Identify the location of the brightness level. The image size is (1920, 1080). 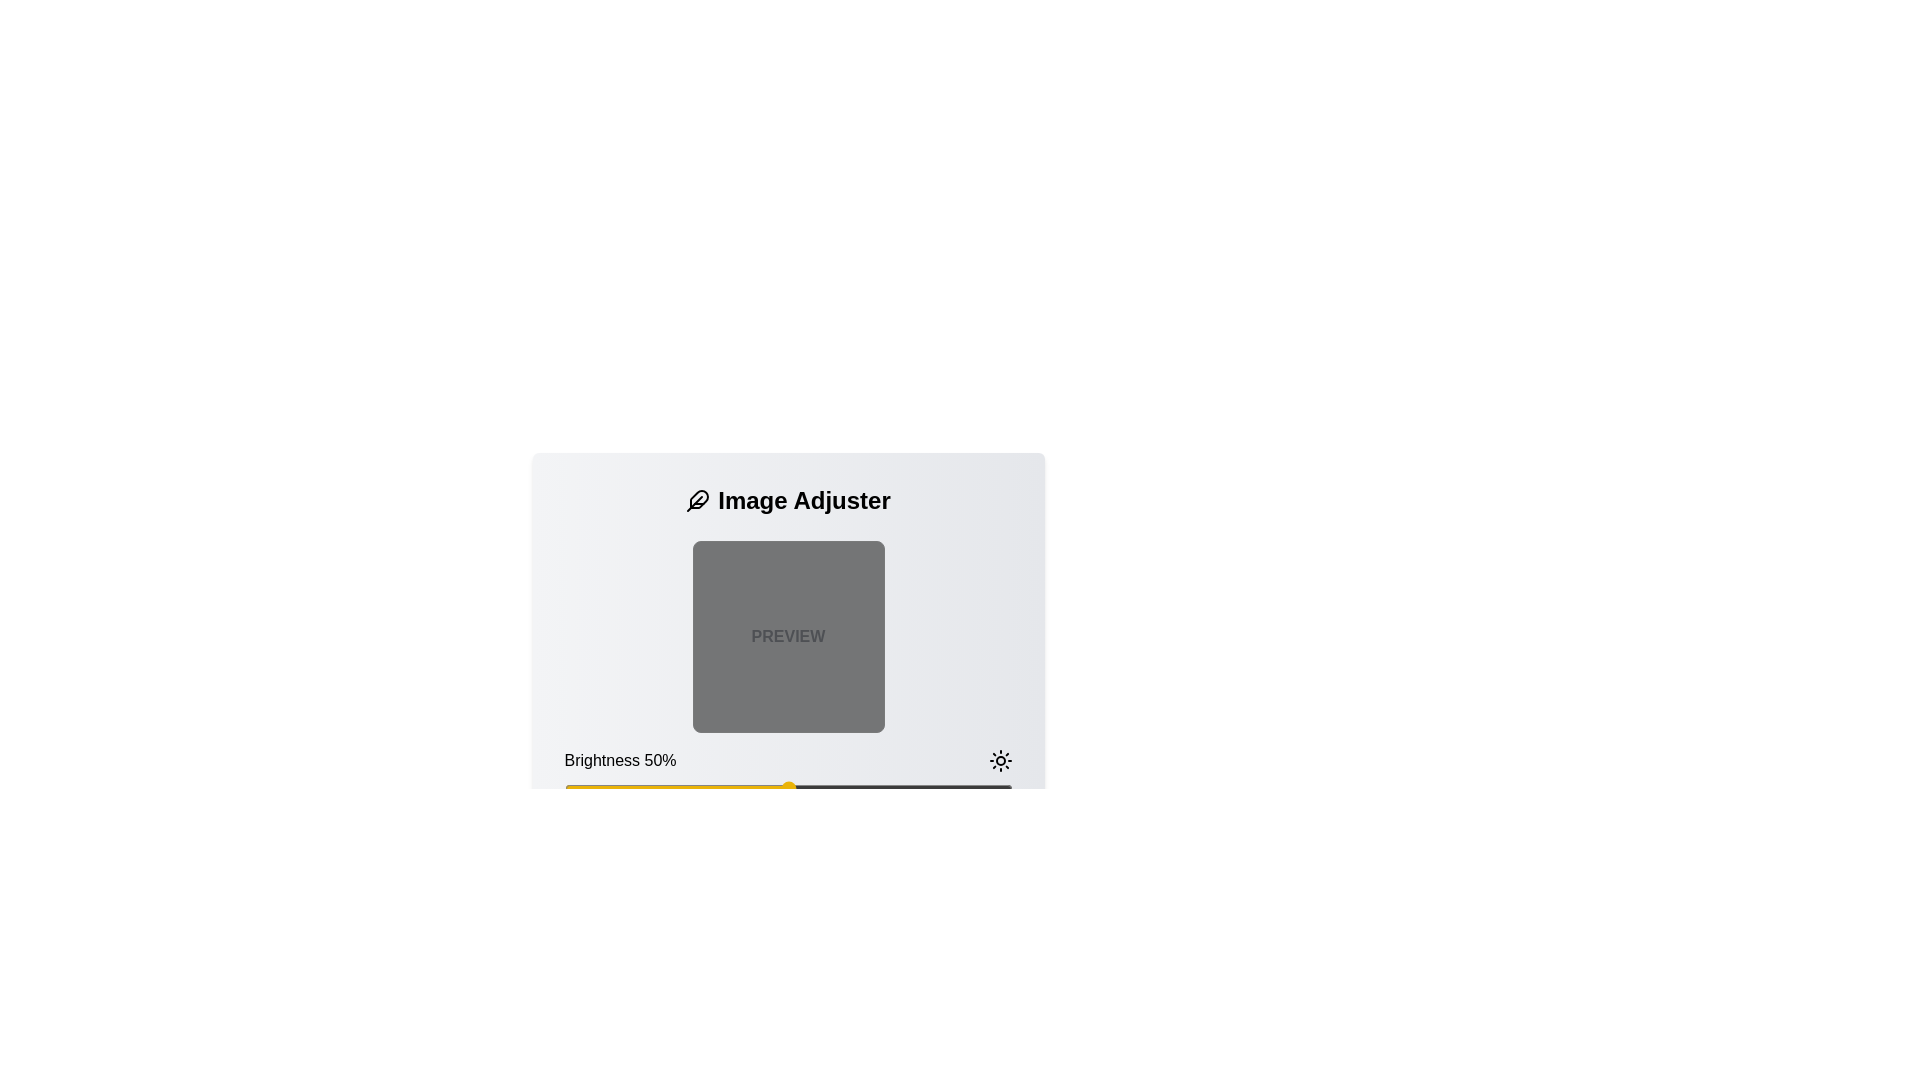
(944, 788).